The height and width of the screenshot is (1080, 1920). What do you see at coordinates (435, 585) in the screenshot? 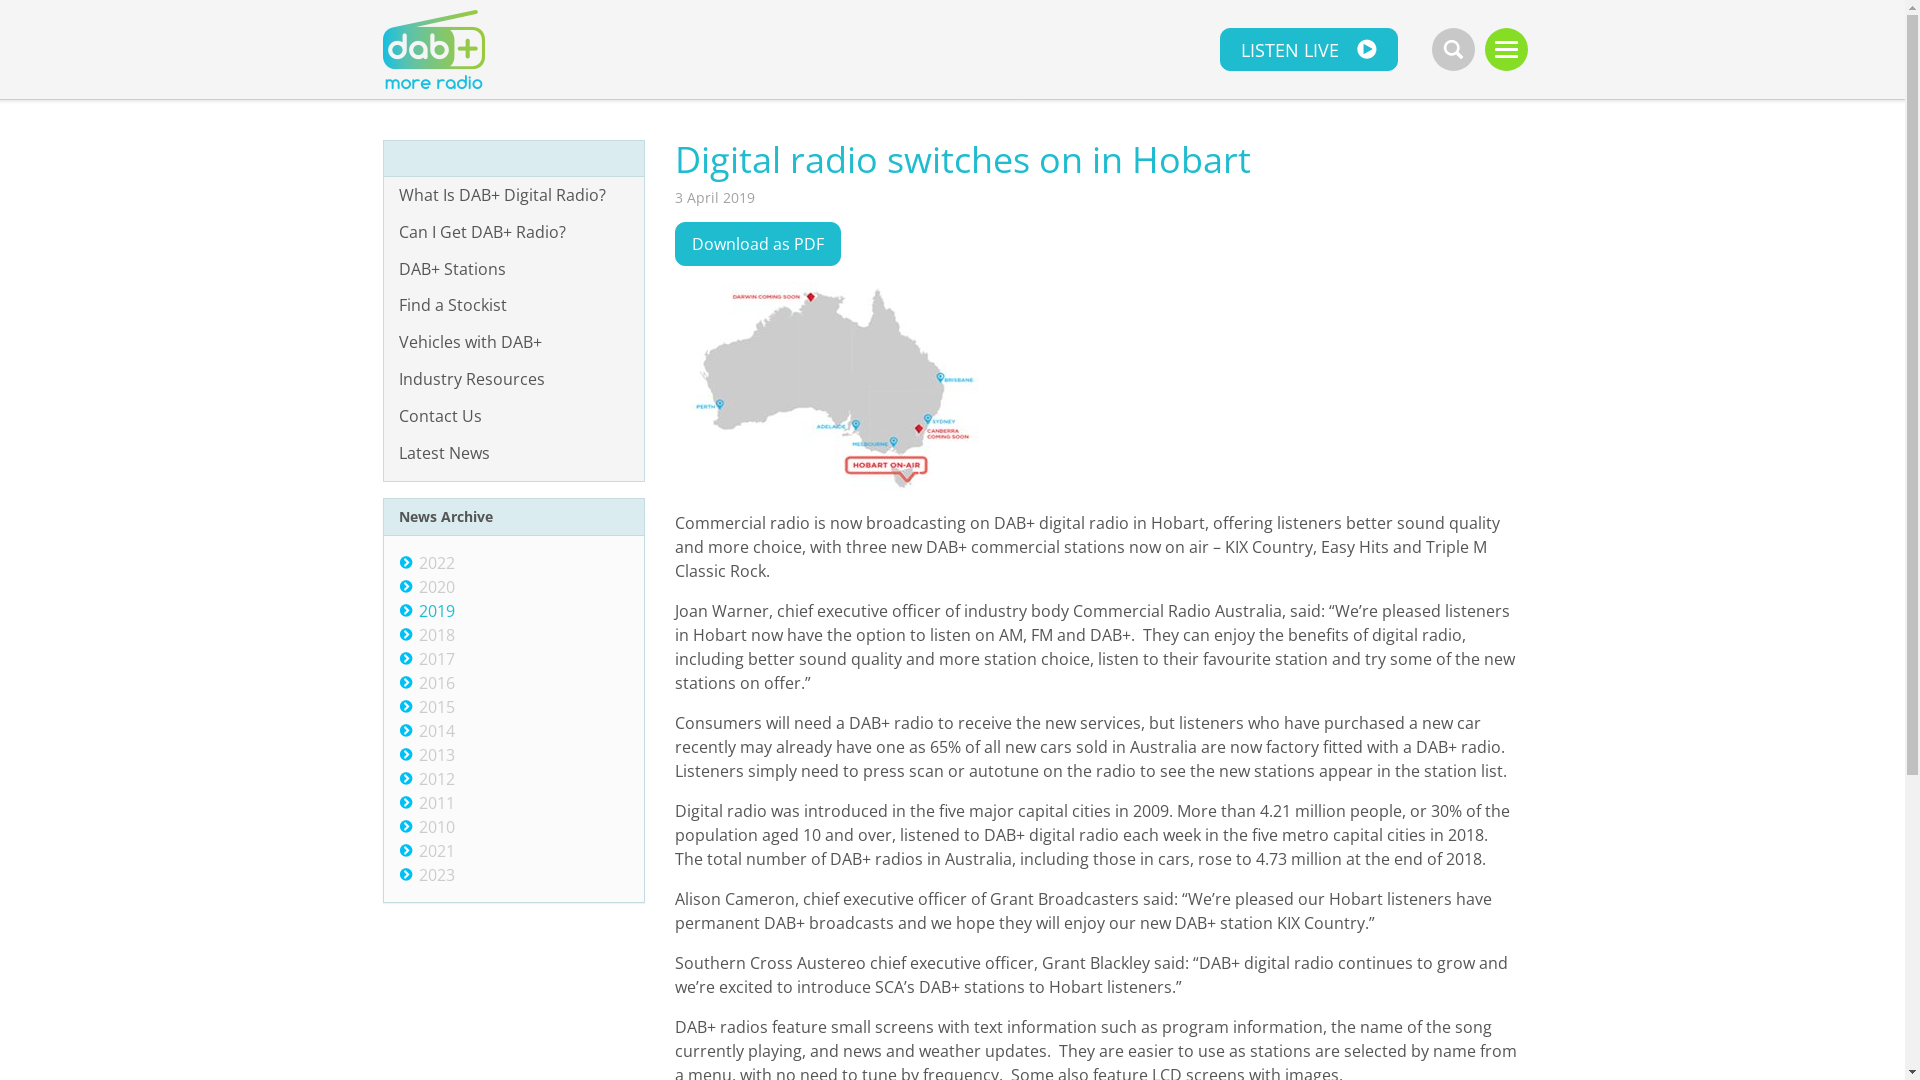
I see `'2020'` at bounding box center [435, 585].